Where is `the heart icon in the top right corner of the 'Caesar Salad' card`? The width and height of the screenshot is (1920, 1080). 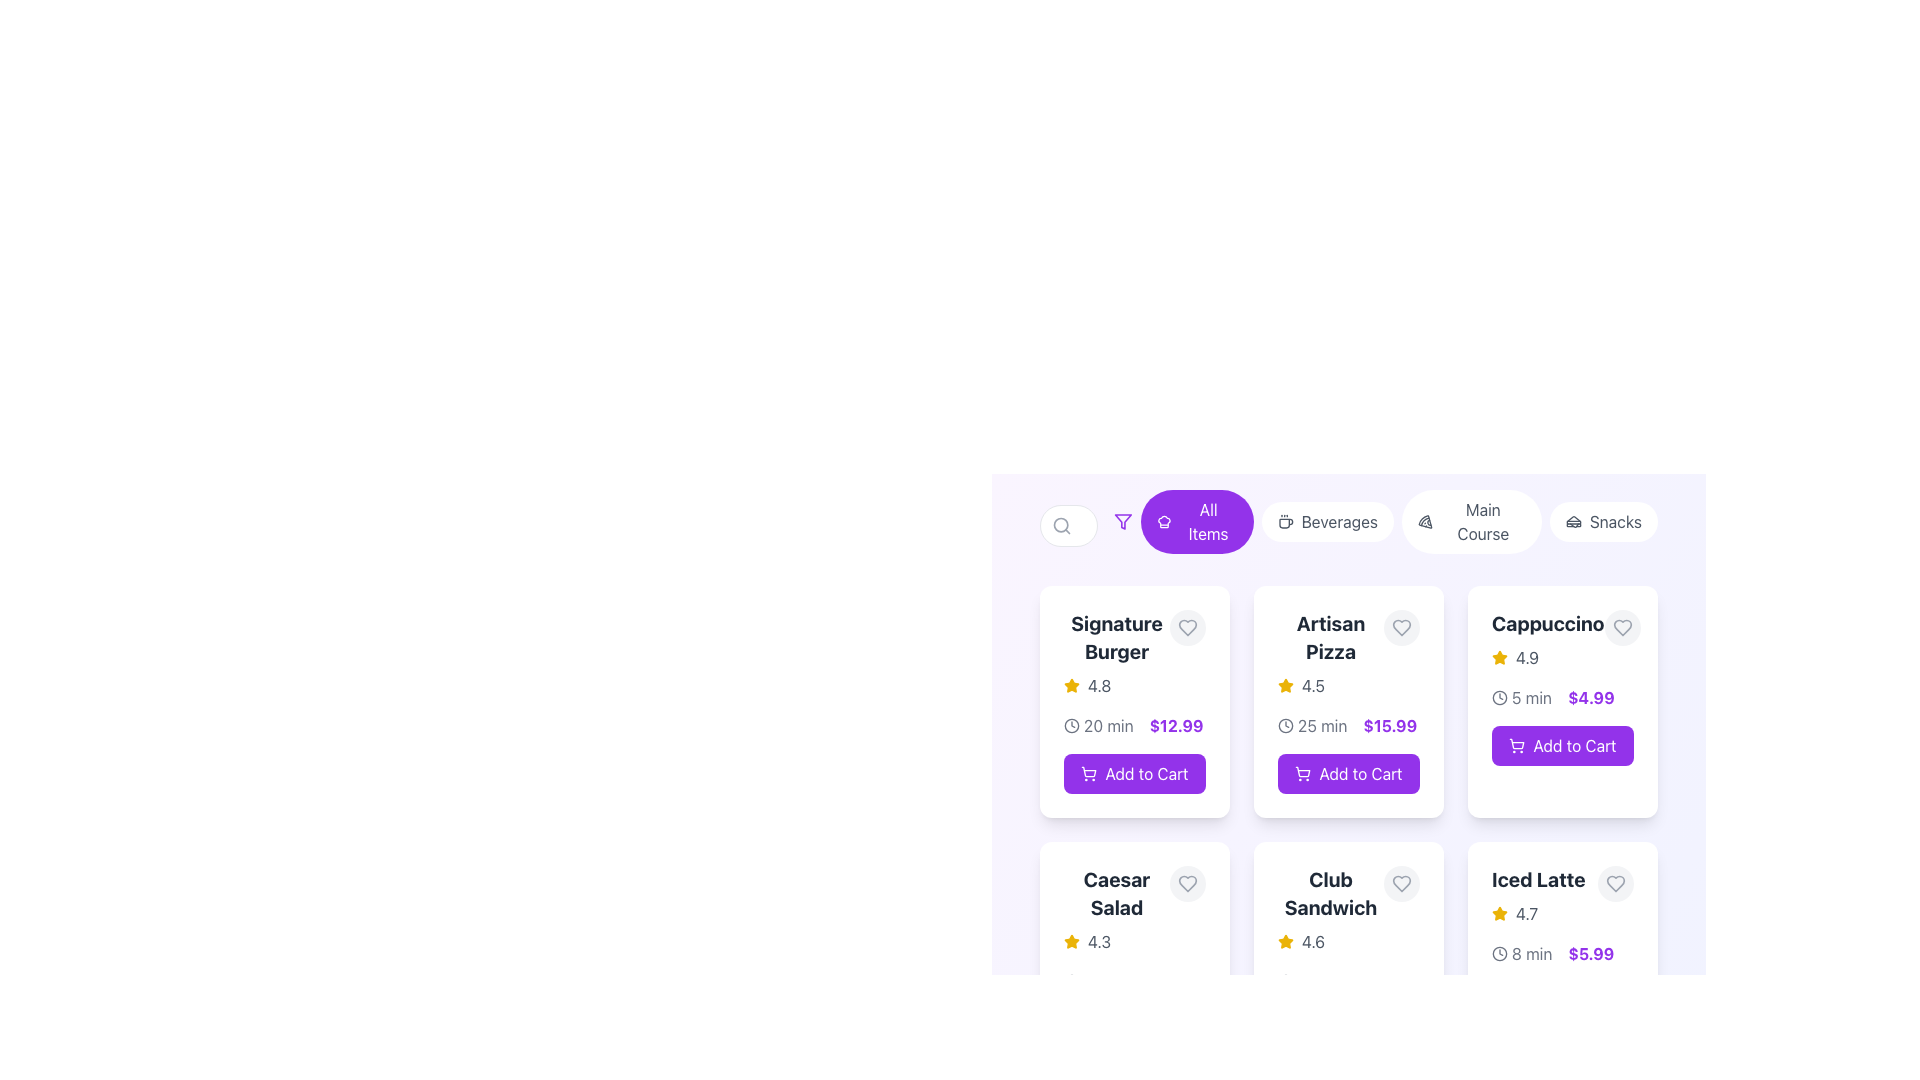
the heart icon in the top right corner of the 'Caesar Salad' card is located at coordinates (1188, 882).